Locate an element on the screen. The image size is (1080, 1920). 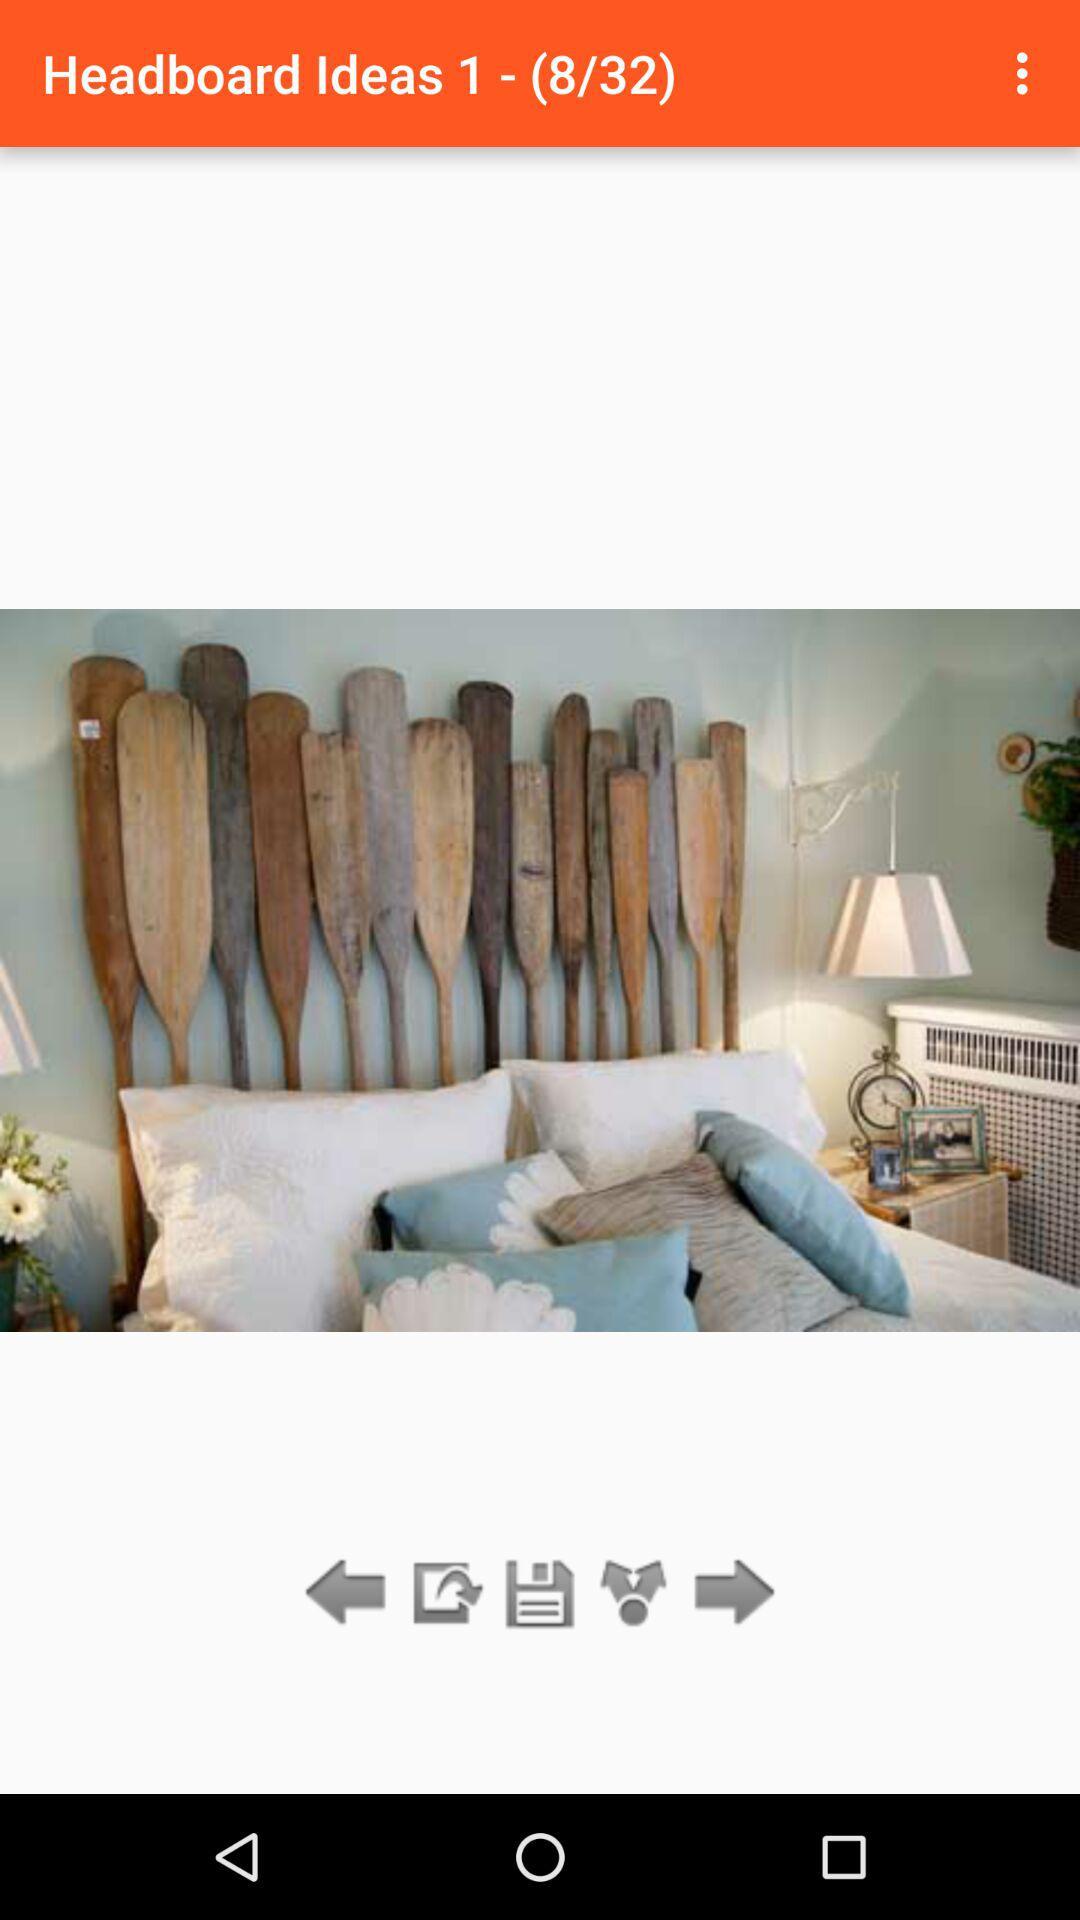
share with others is located at coordinates (634, 1593).